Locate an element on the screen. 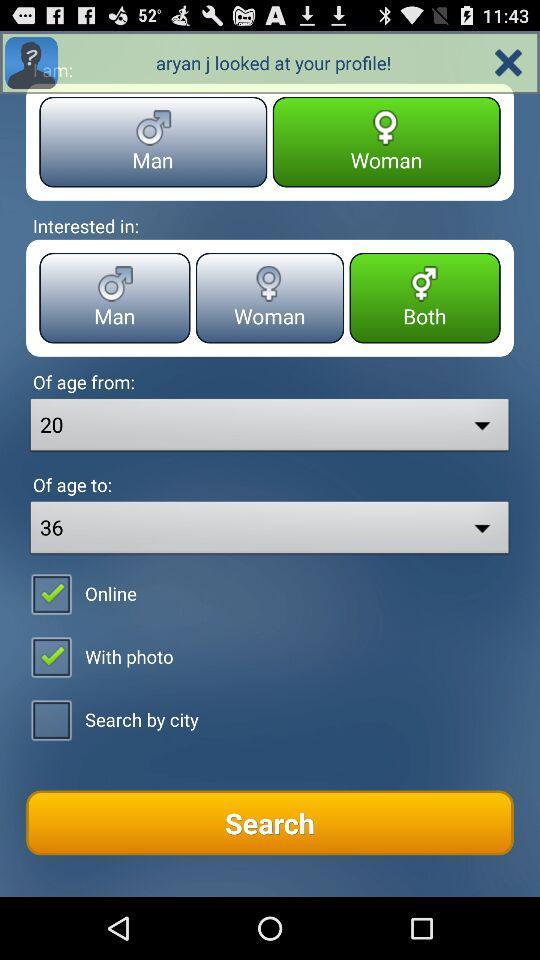  green colour text next to woman is located at coordinates (424, 297).